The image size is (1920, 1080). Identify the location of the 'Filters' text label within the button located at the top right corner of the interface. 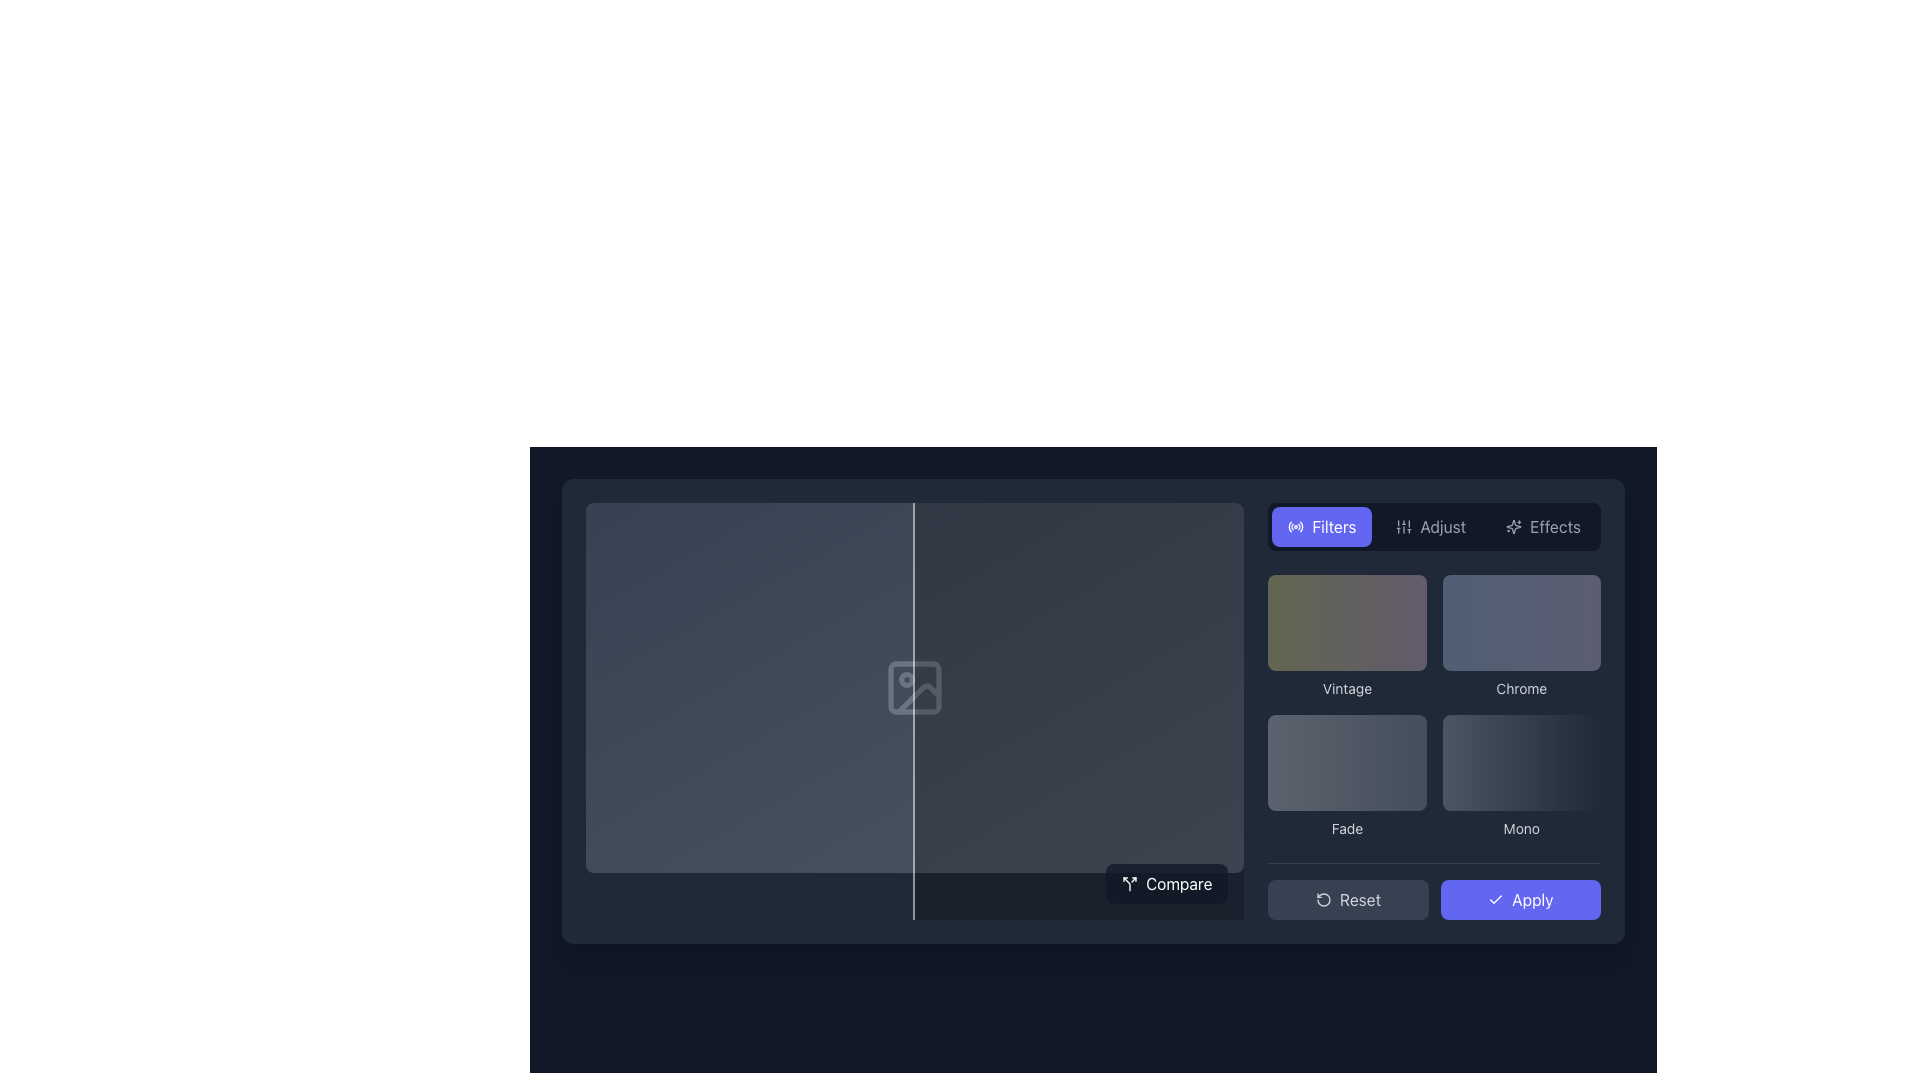
(1334, 526).